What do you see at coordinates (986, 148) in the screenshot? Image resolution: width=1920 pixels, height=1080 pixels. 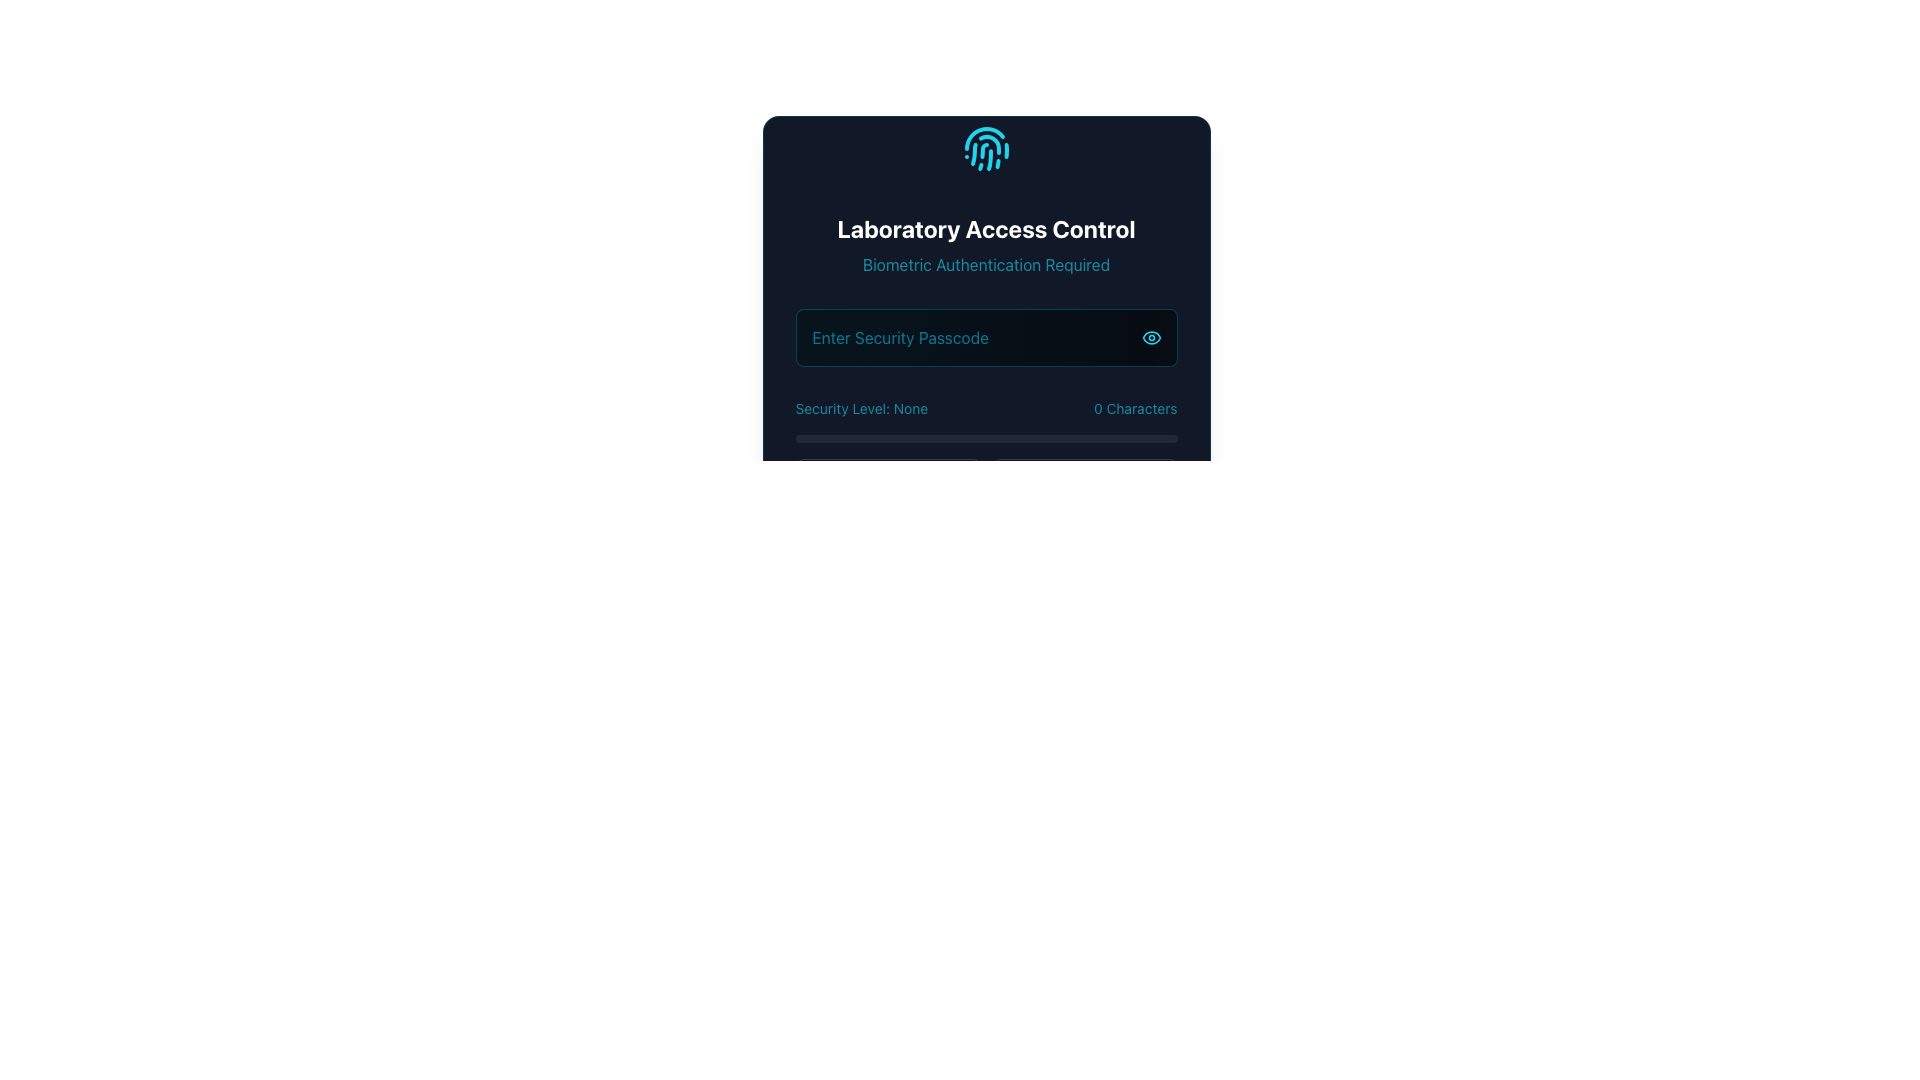 I see `the biometric authentication icon located at the top-center of the main interface, directly above the 'Laboratory Access Control' text` at bounding box center [986, 148].